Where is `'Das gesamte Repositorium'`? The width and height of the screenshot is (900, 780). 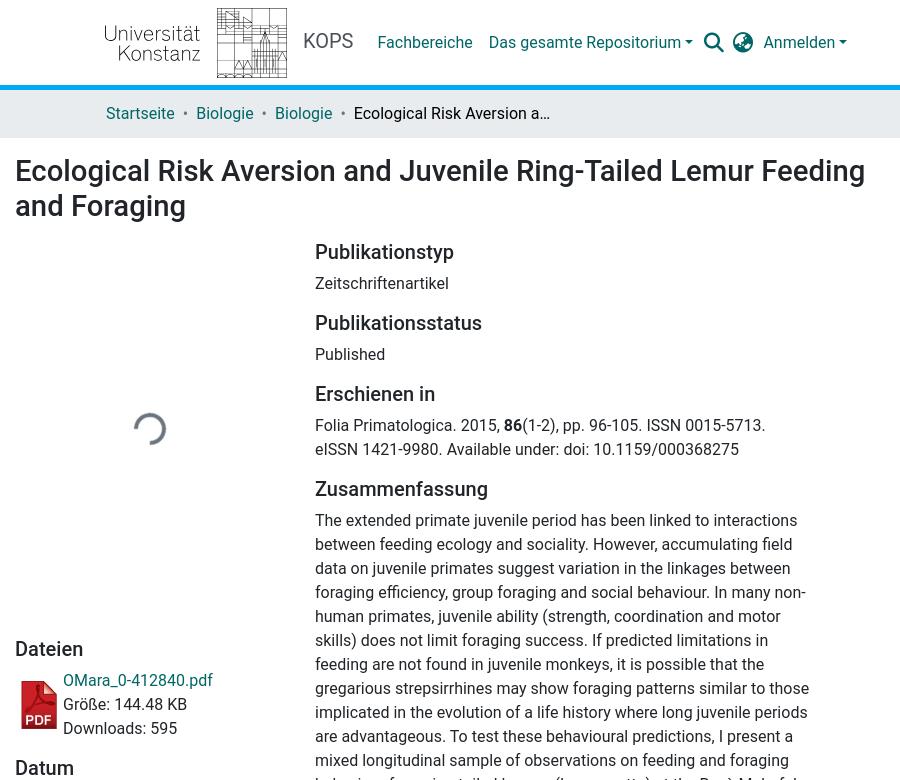
'Das gesamte Repositorium' is located at coordinates (584, 42).